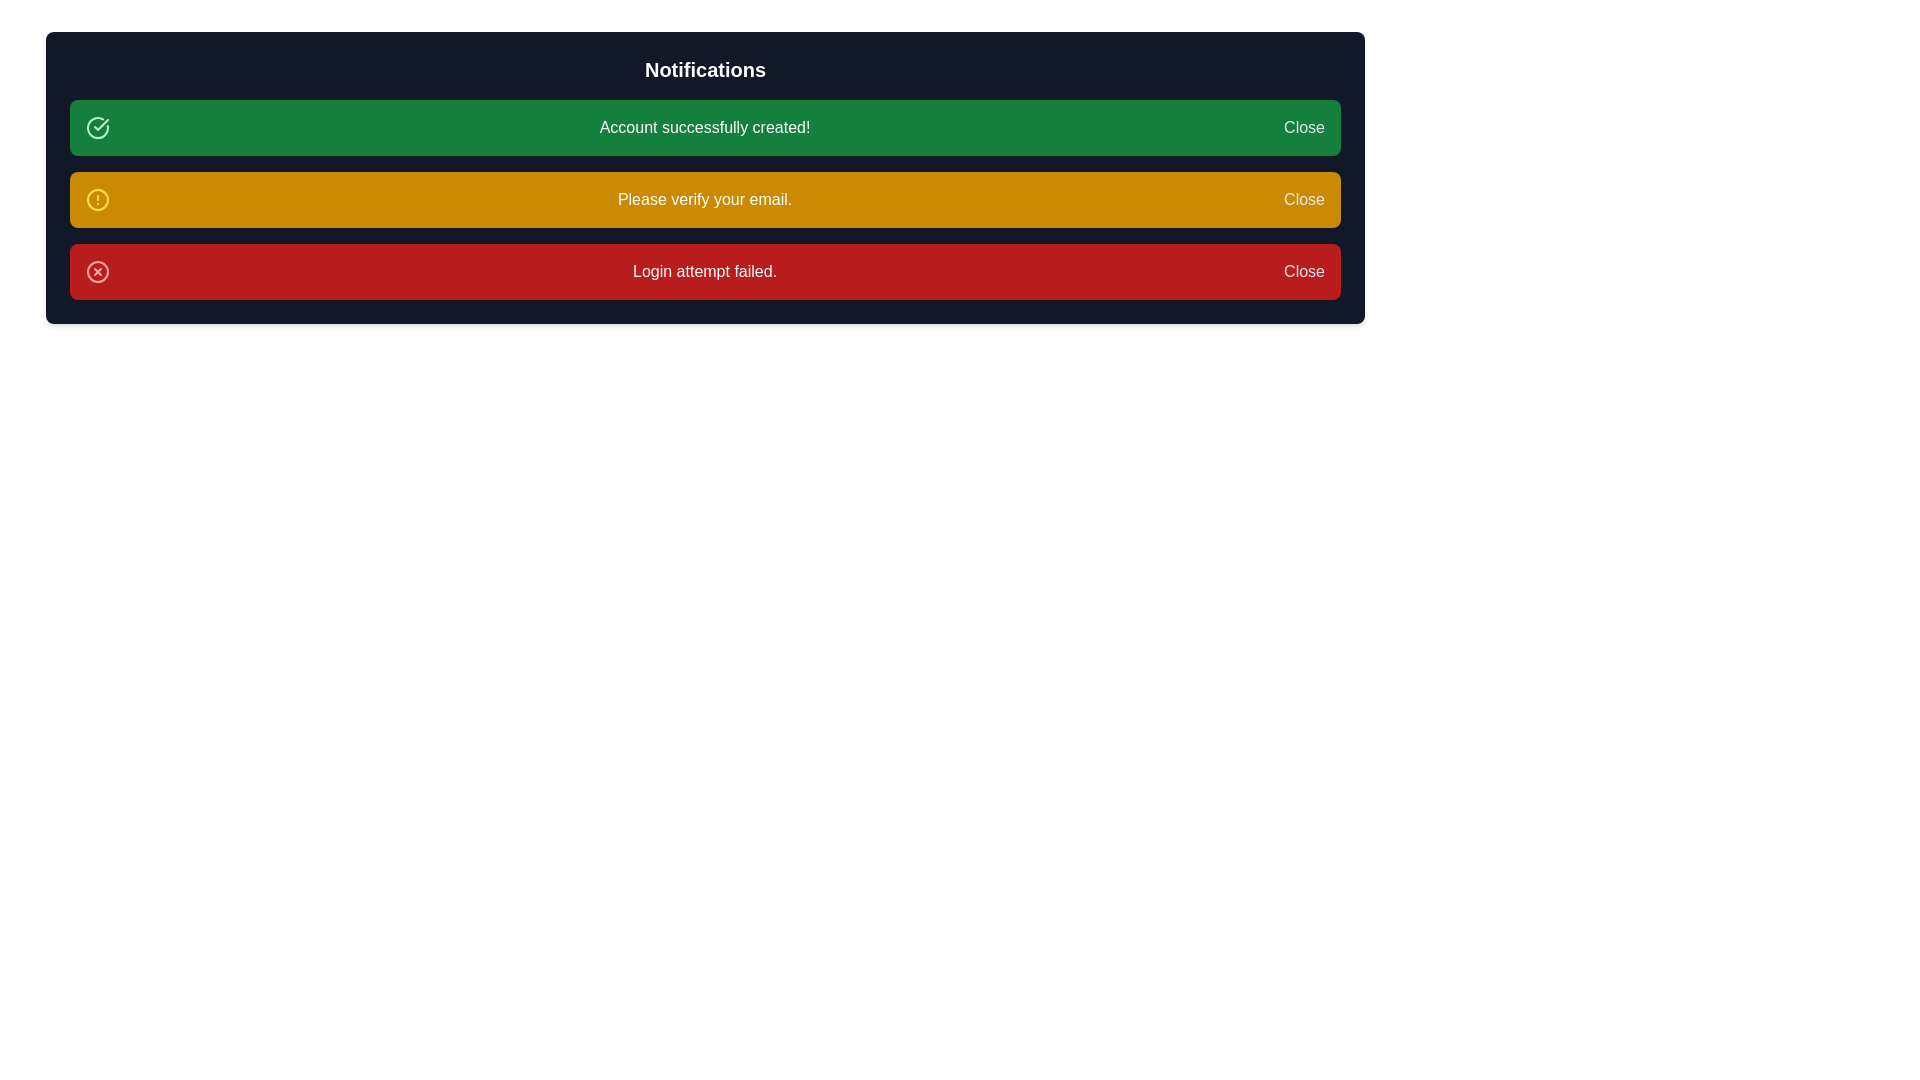 This screenshot has height=1080, width=1920. What do you see at coordinates (705, 272) in the screenshot?
I see `the text in the notification alert about the failed login attempt, which is the third notification in the list and has a dismiss button` at bounding box center [705, 272].